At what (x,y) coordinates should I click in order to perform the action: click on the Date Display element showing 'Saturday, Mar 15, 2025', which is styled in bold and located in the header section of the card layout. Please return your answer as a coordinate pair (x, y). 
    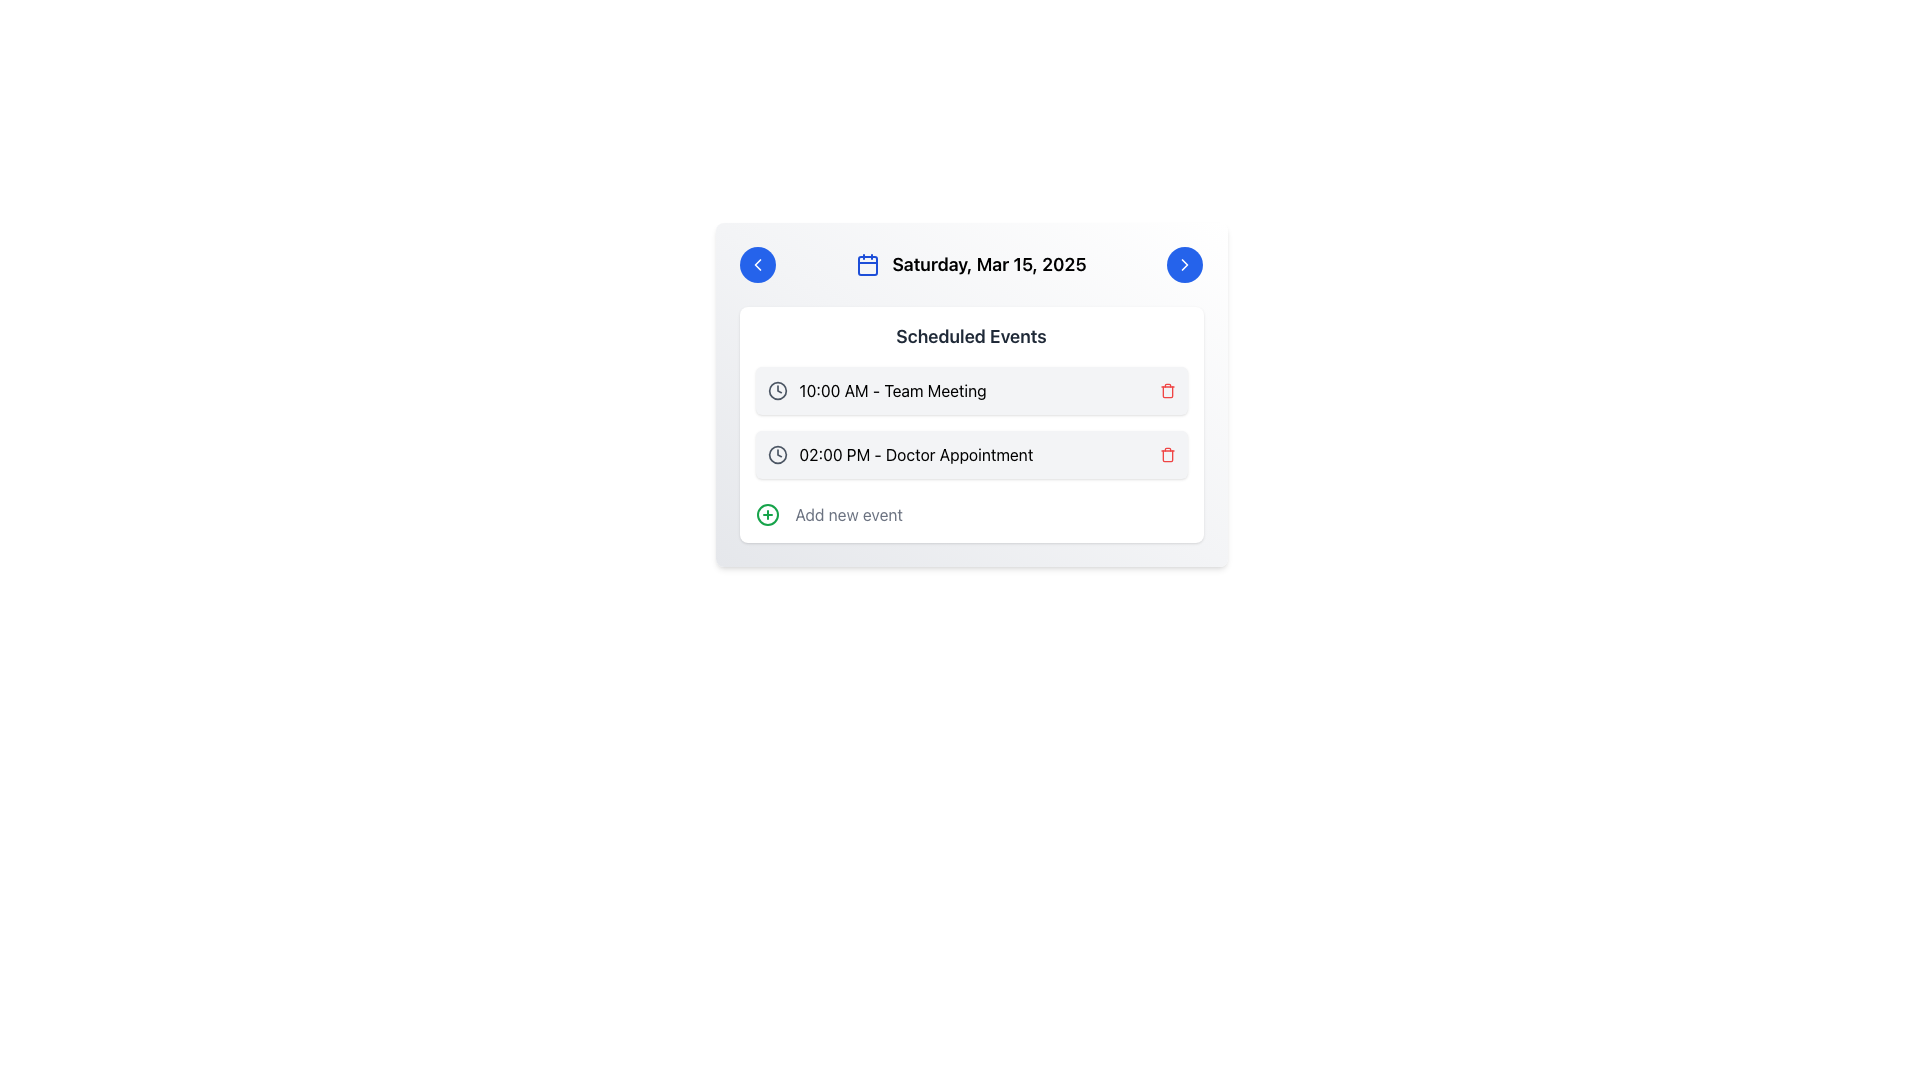
    Looking at the image, I should click on (971, 264).